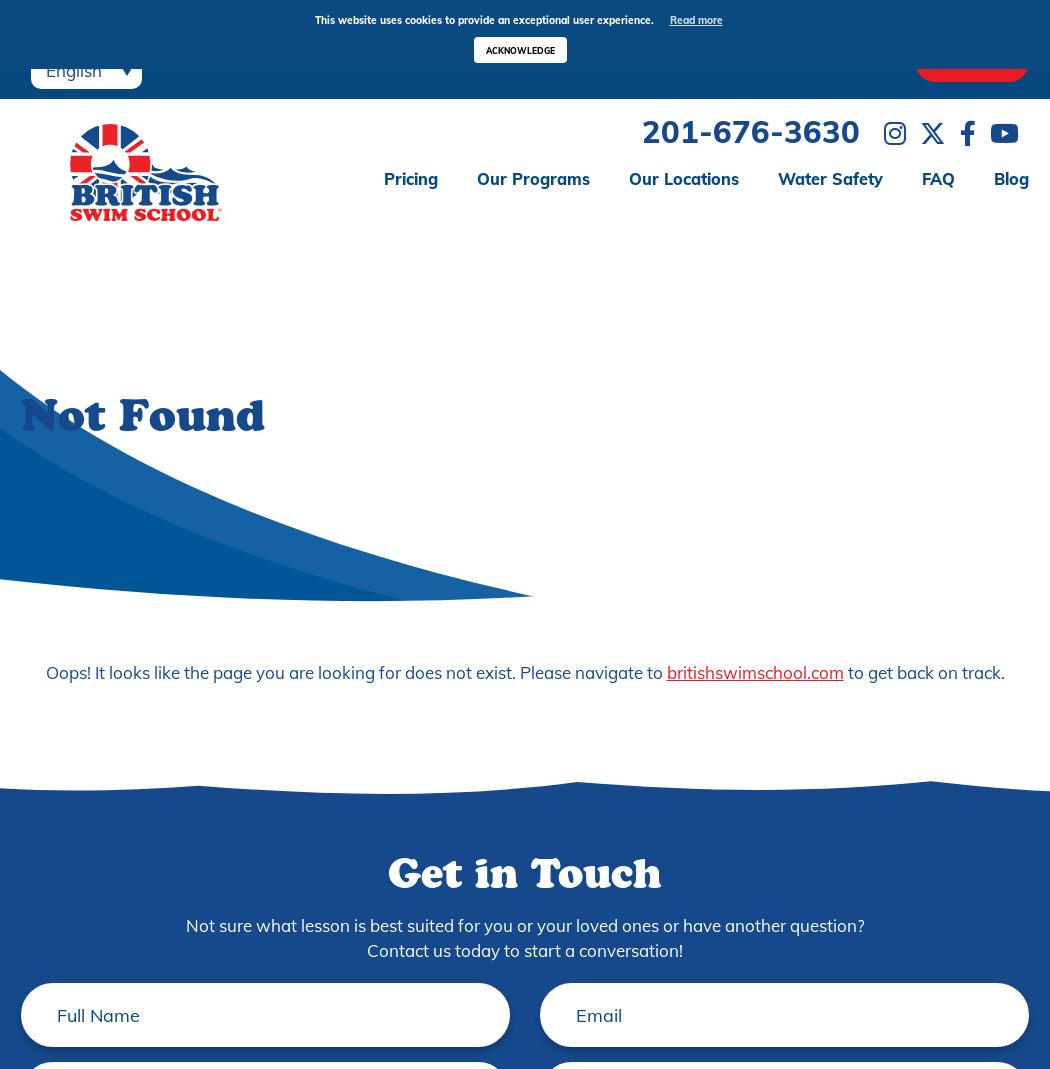 The height and width of the screenshot is (1069, 1050). I want to click on 'Acknowledge', so click(518, 49).